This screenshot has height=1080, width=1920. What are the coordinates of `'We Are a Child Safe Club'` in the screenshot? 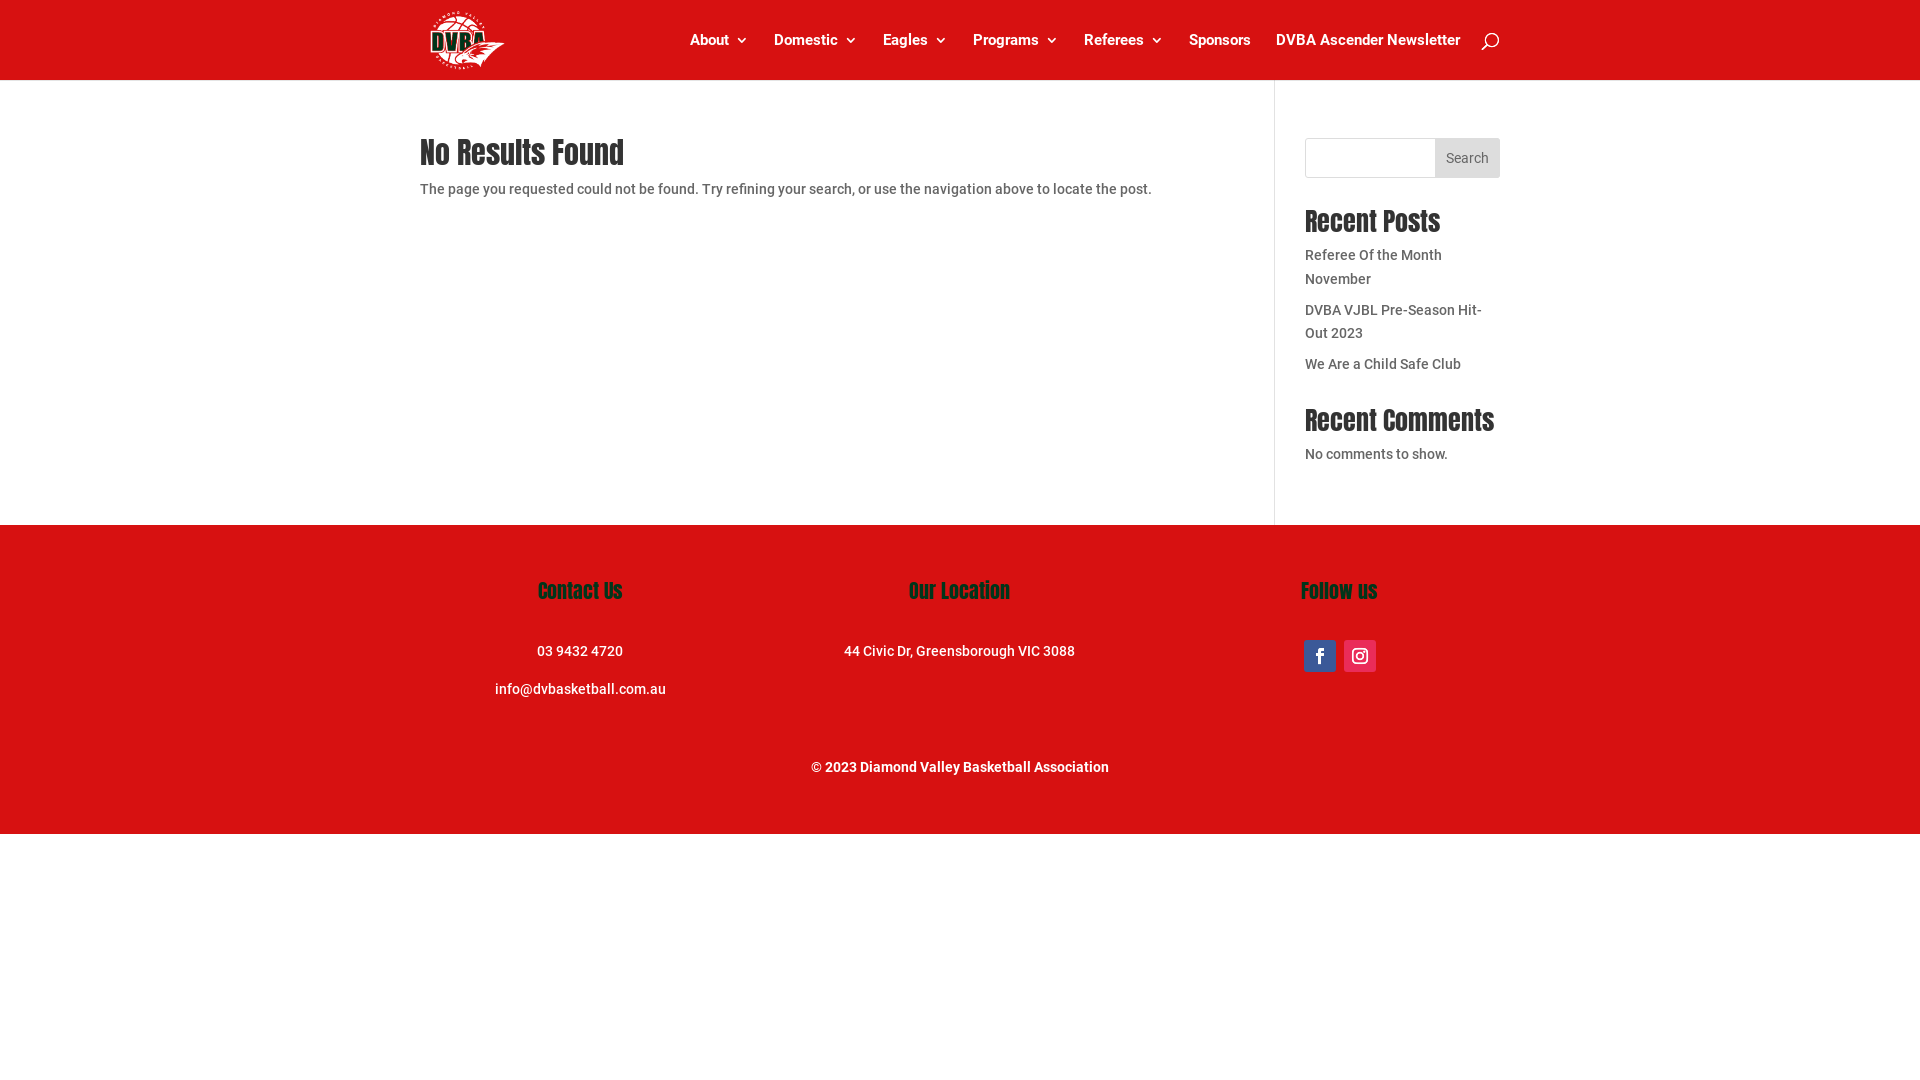 It's located at (1381, 363).